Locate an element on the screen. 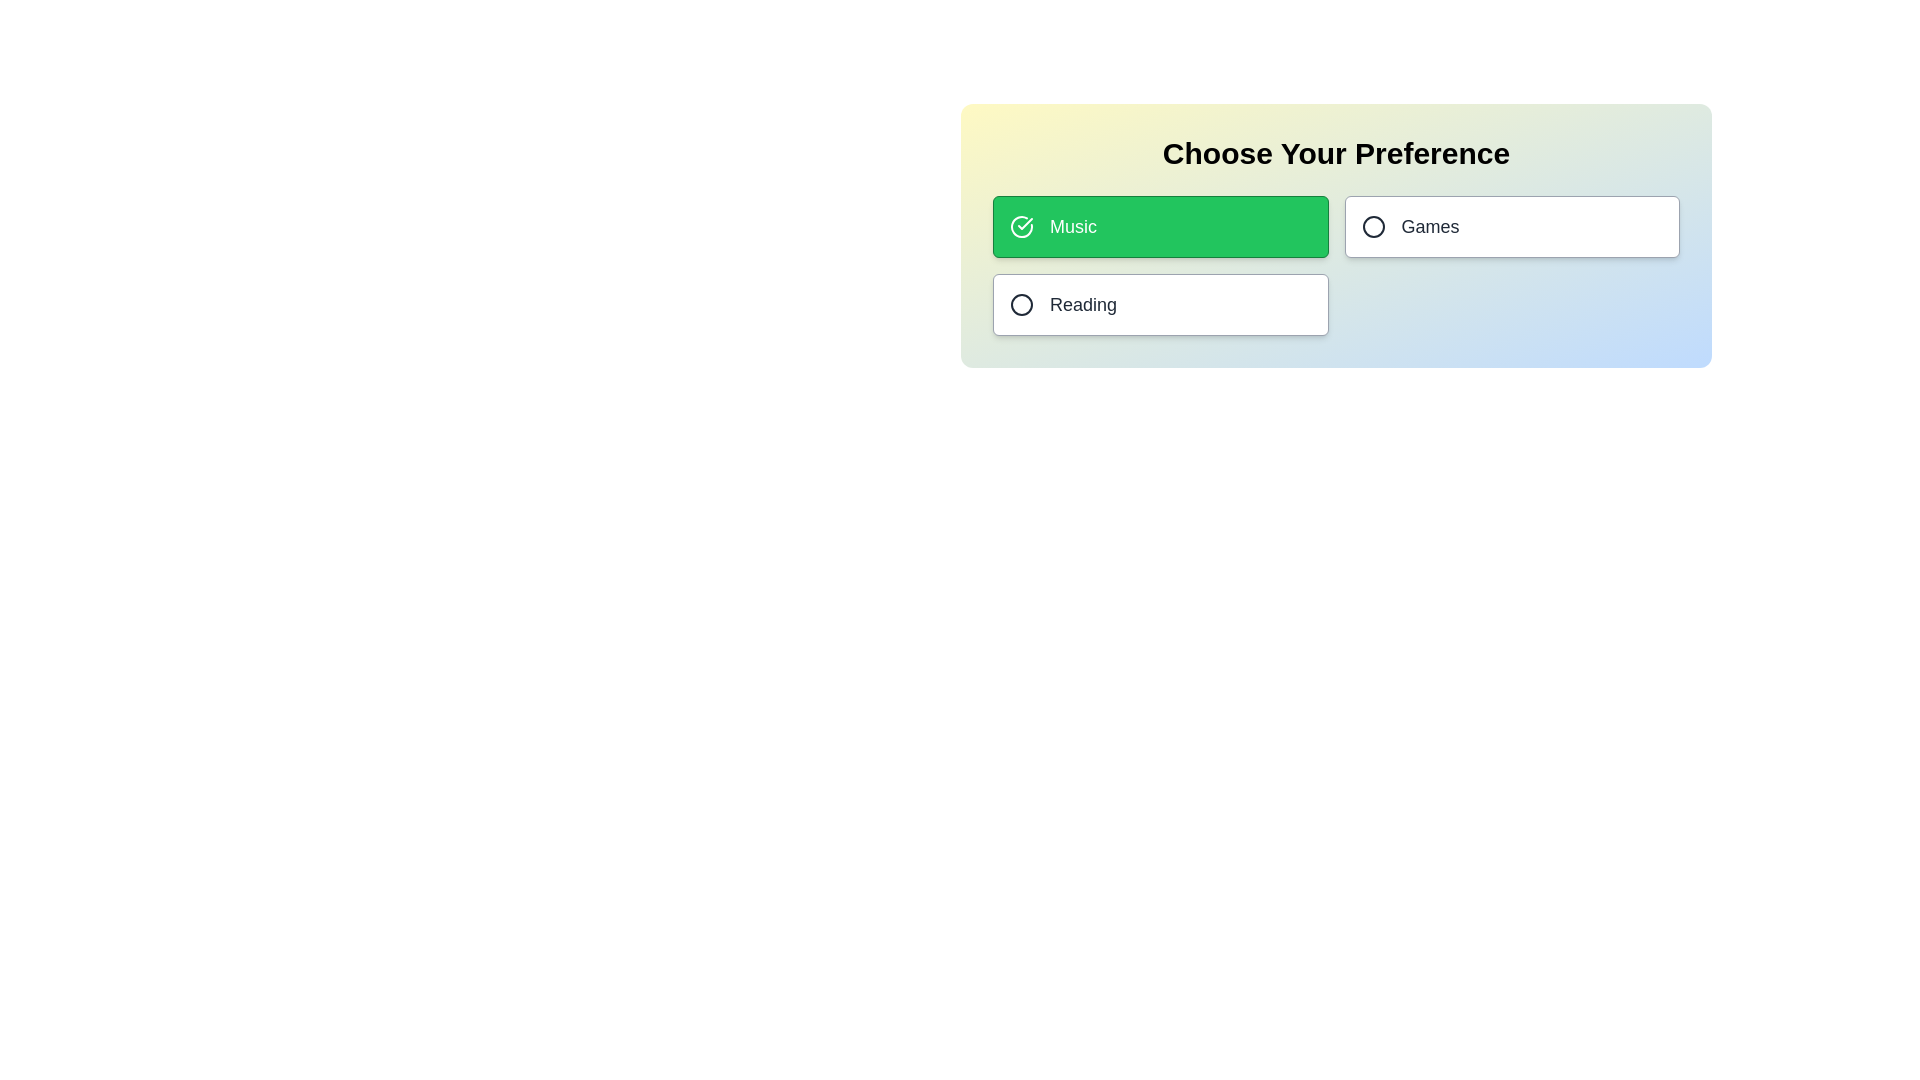  the Circle icon representing the selection status for the 'Games' button is located at coordinates (1372, 226).